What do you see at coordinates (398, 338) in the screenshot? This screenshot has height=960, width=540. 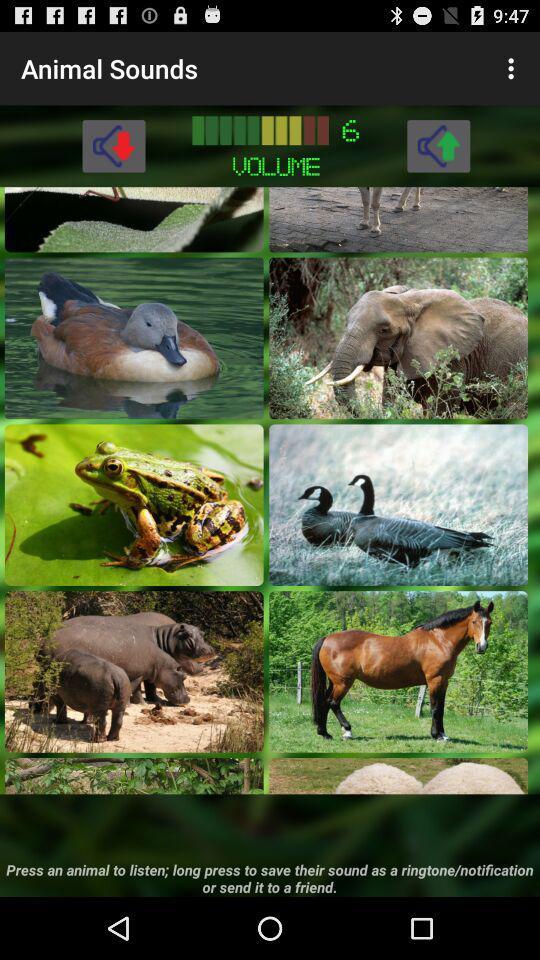 I see `press to listen the elephant long press to save his sound or send it to a friend` at bounding box center [398, 338].